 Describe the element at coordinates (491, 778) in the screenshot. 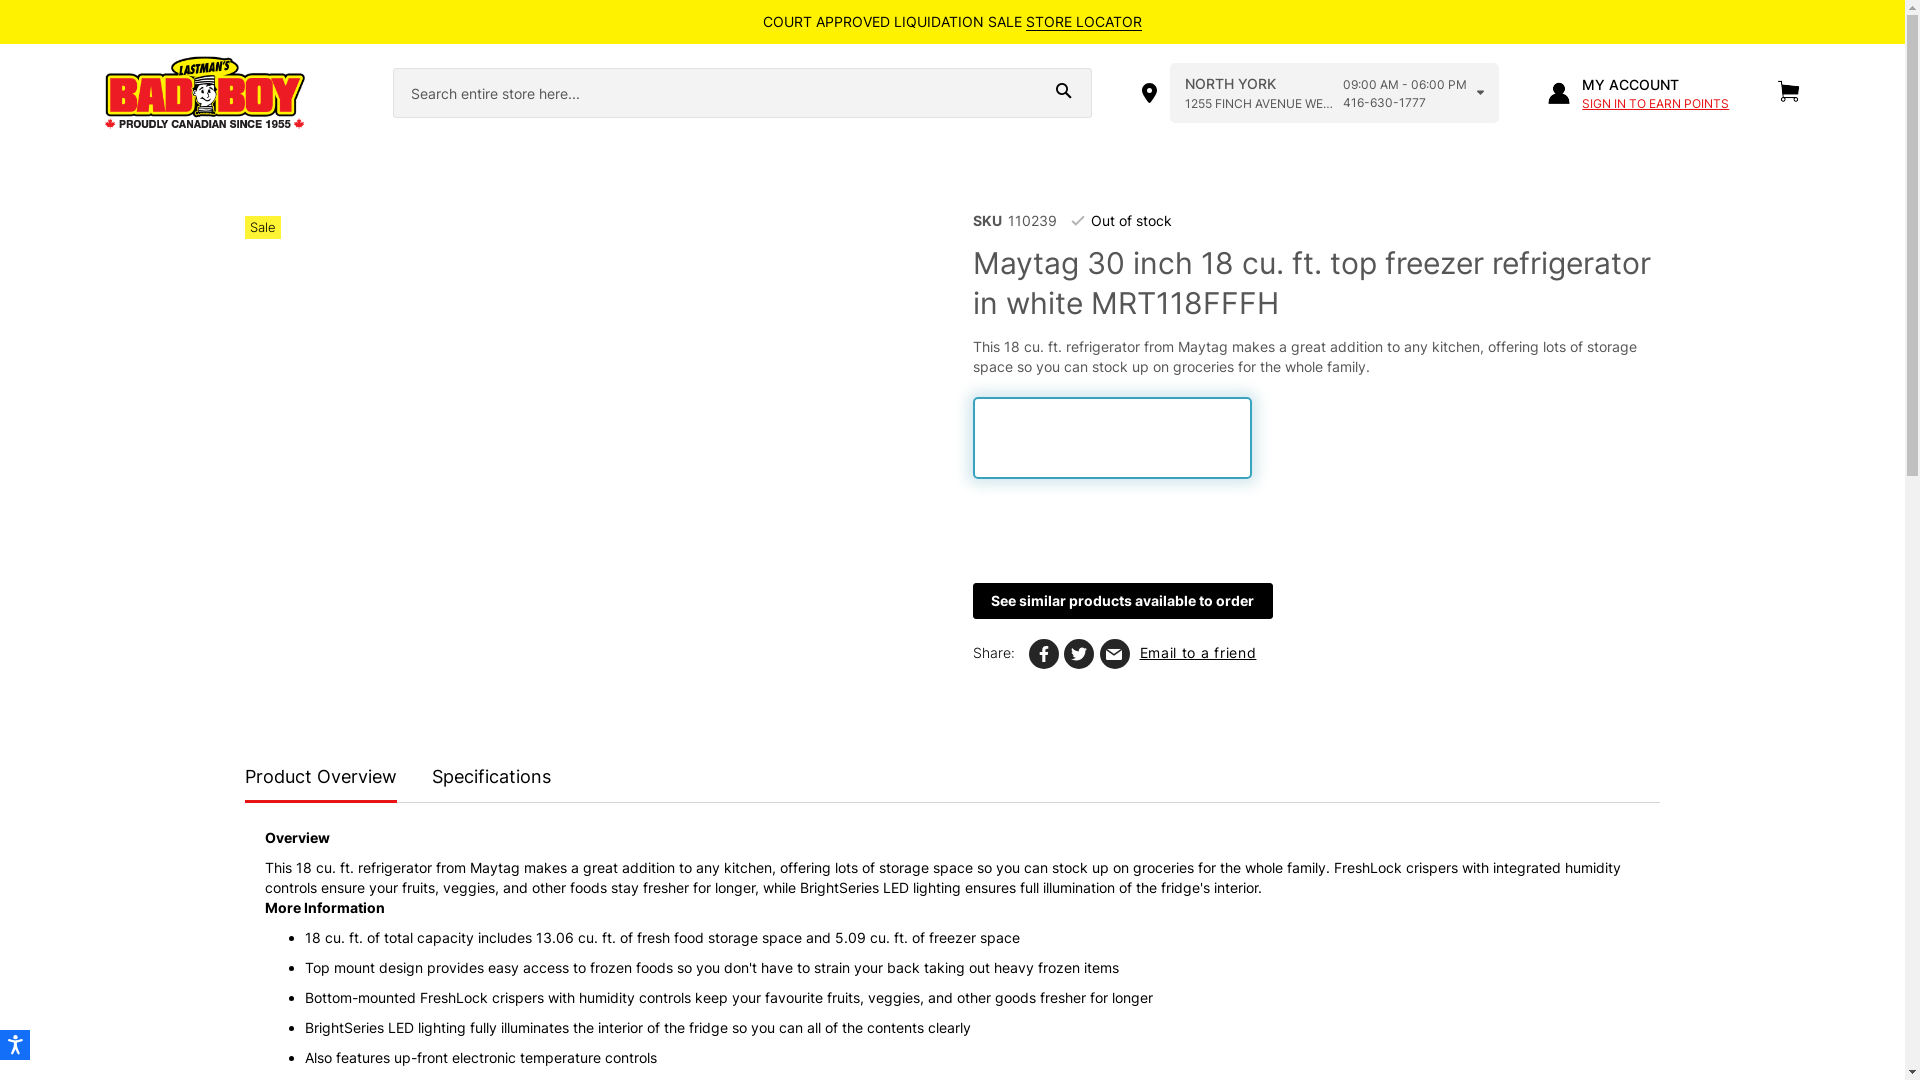

I see `'Specifications'` at that location.